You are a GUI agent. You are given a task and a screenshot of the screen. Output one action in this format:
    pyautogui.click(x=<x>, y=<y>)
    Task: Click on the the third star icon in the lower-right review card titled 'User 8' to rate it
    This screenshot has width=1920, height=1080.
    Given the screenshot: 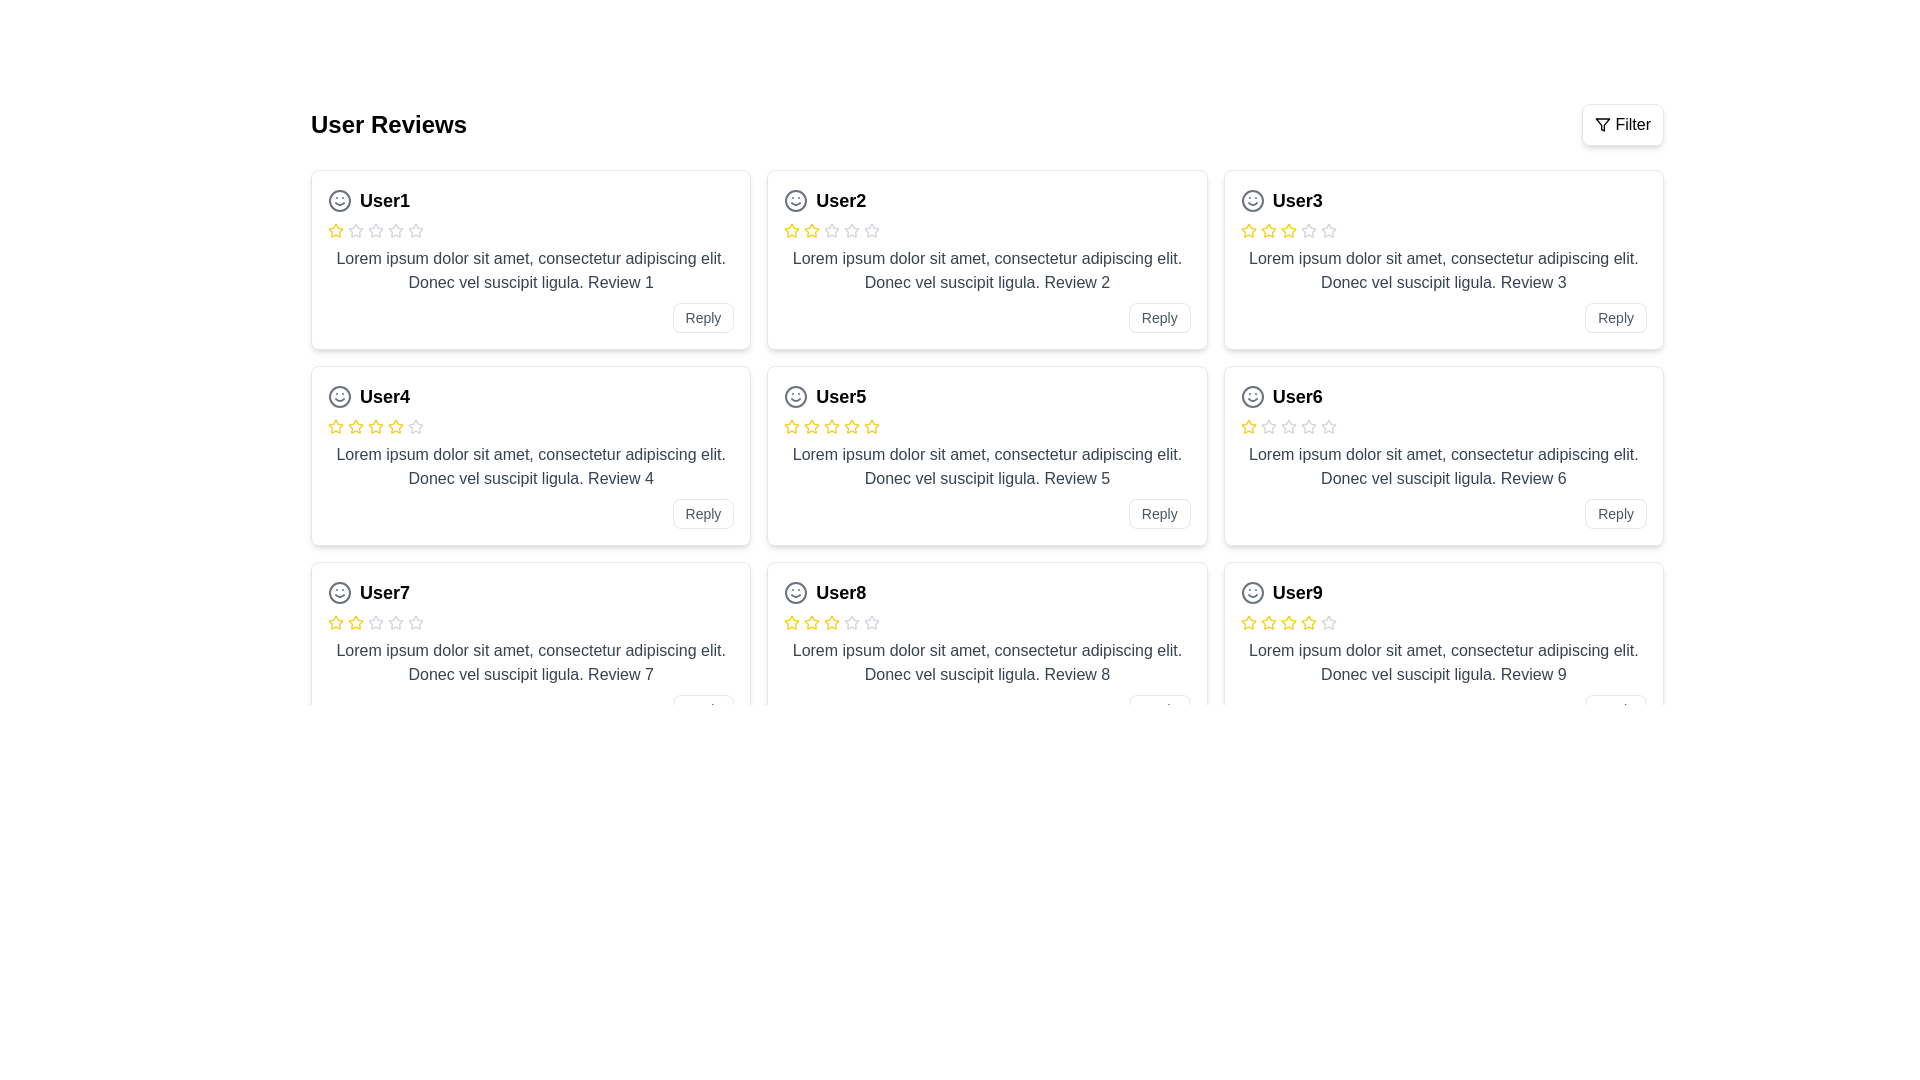 What is the action you would take?
    pyautogui.click(x=791, y=621)
    